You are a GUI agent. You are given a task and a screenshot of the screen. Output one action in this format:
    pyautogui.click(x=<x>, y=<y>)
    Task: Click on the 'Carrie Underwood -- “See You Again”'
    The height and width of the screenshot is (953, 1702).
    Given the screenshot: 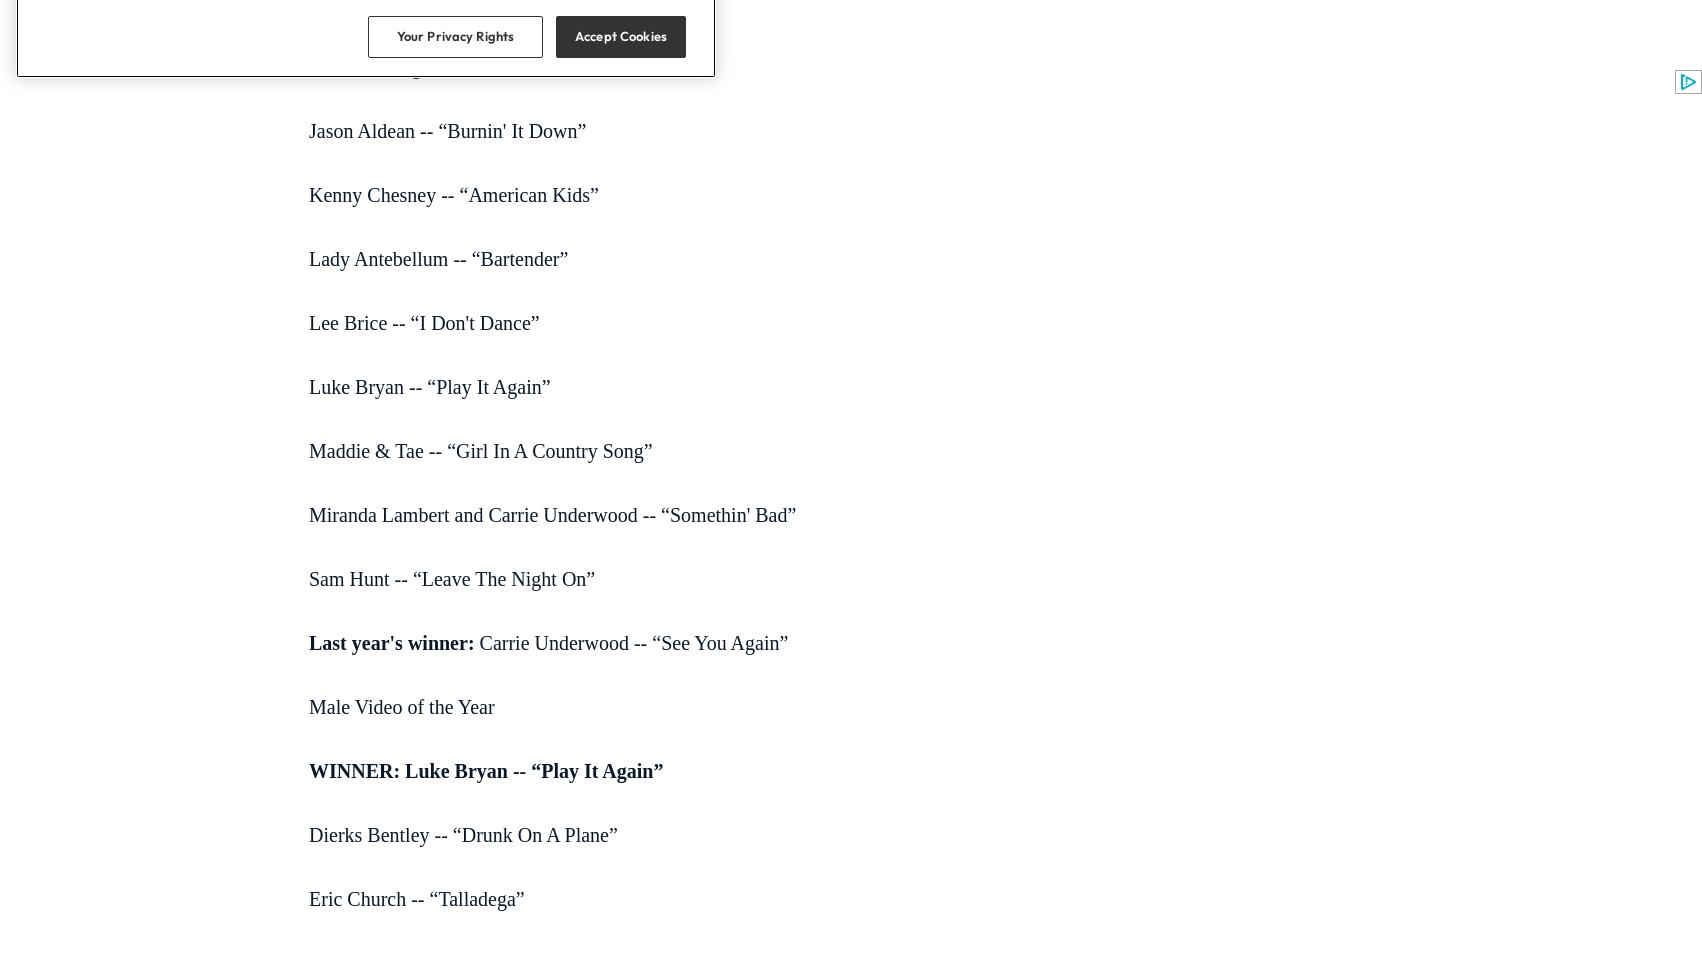 What is the action you would take?
    pyautogui.click(x=630, y=642)
    